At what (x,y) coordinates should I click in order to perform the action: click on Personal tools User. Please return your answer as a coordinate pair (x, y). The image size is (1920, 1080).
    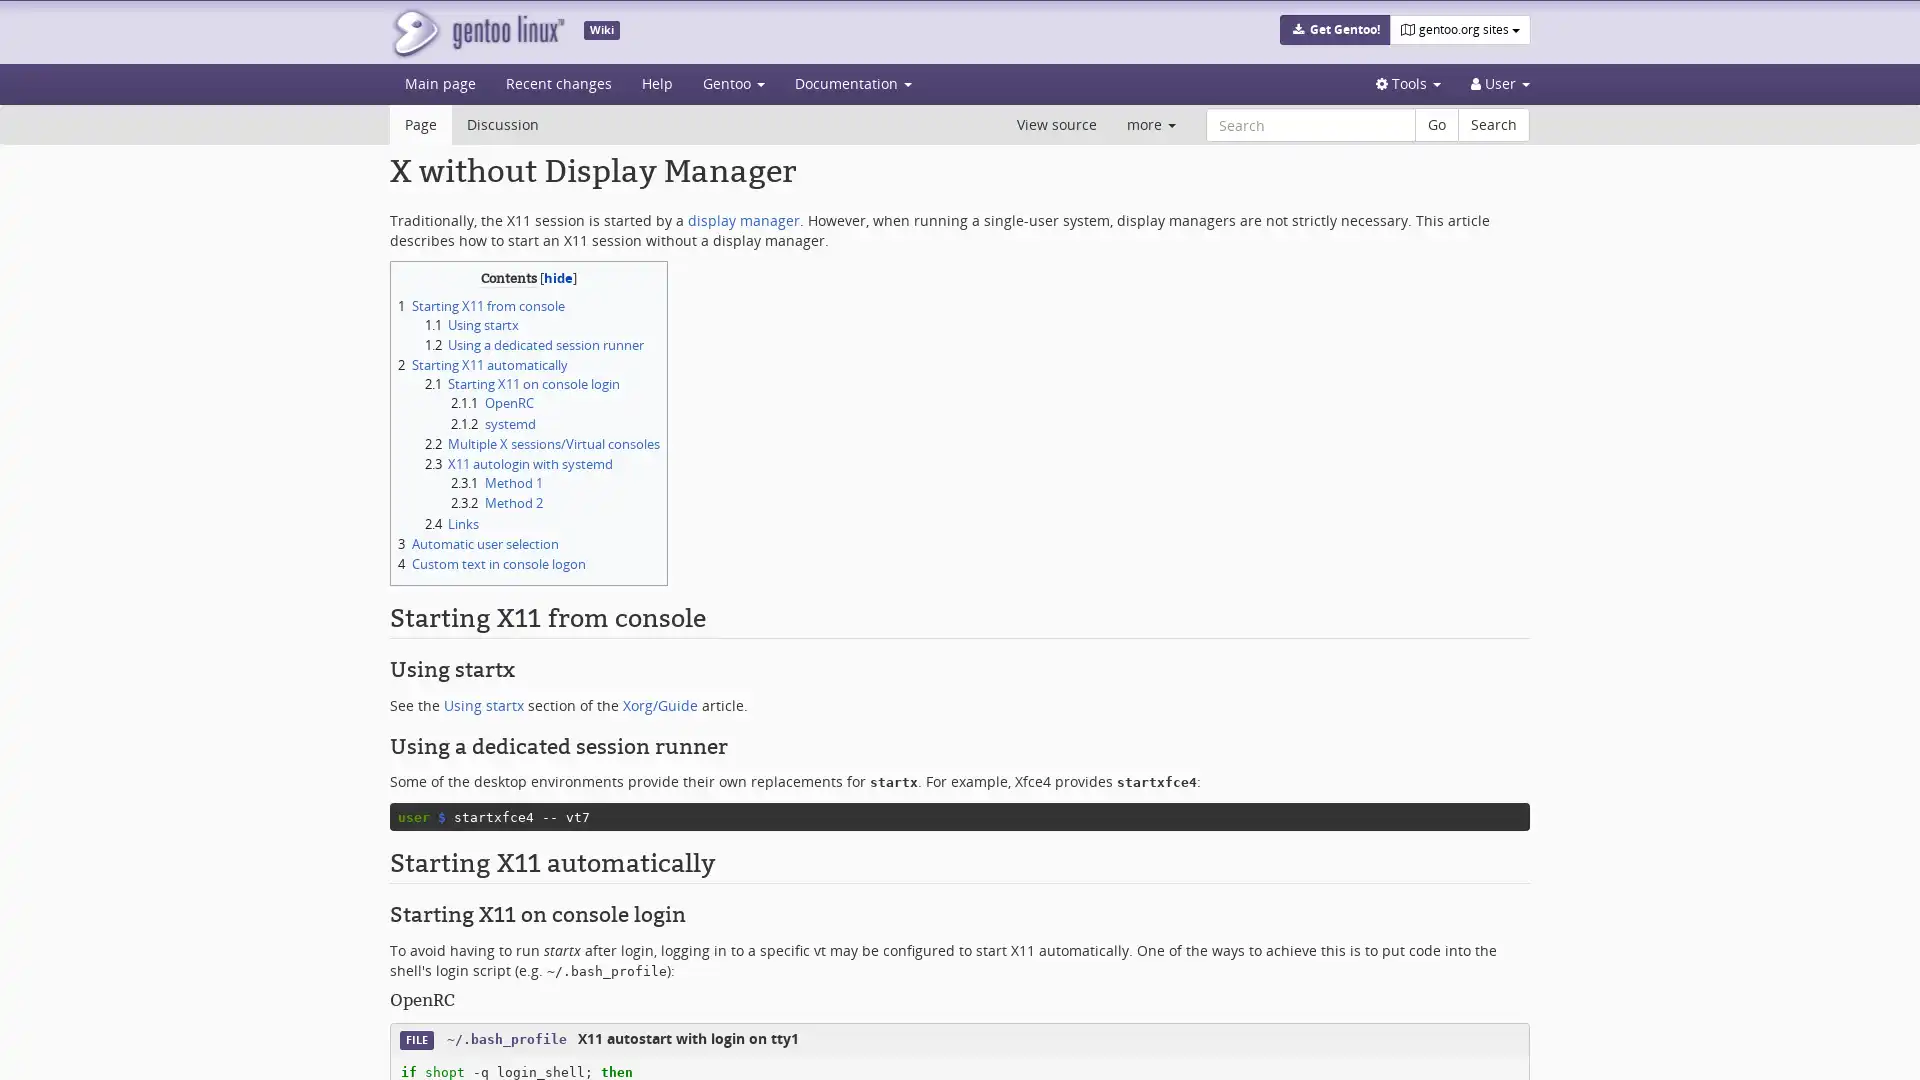
    Looking at the image, I should click on (1500, 83).